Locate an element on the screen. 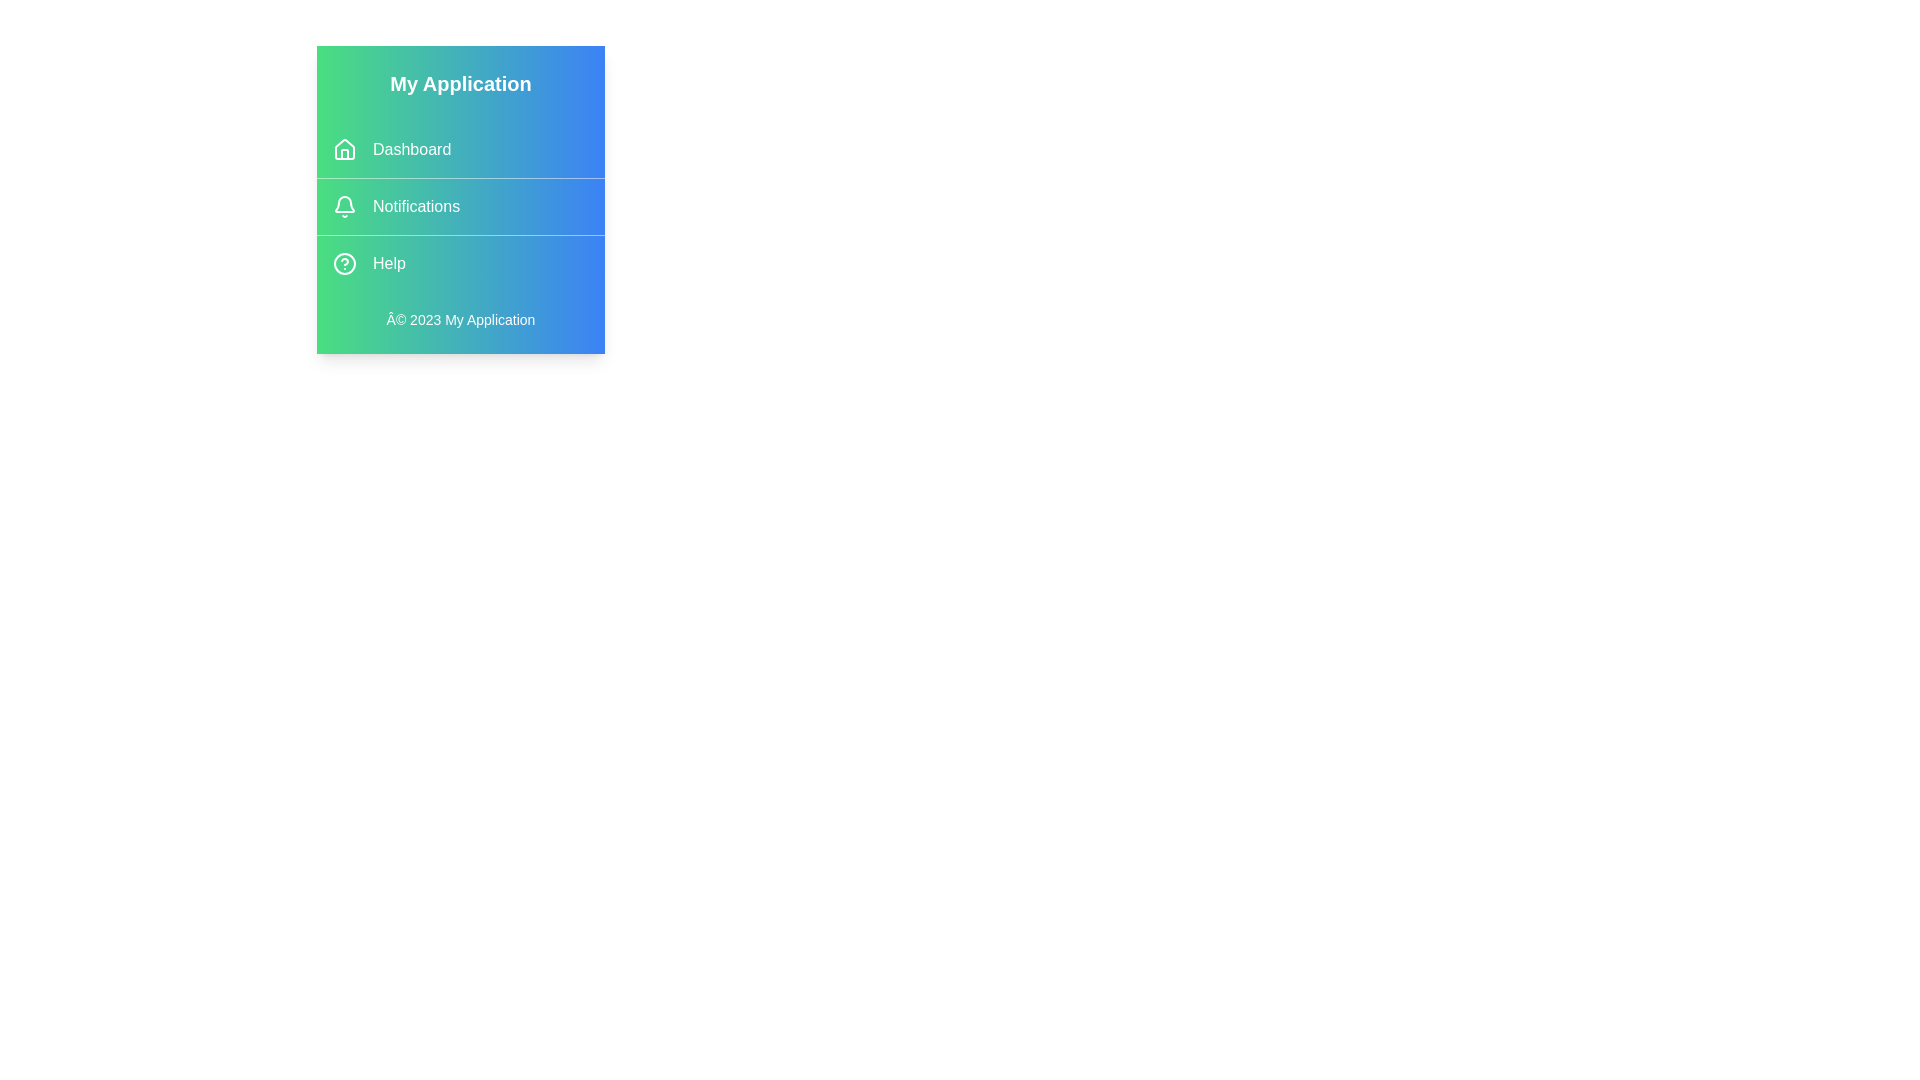  the Dashboard menu item to navigate to its section is located at coordinates (459, 149).